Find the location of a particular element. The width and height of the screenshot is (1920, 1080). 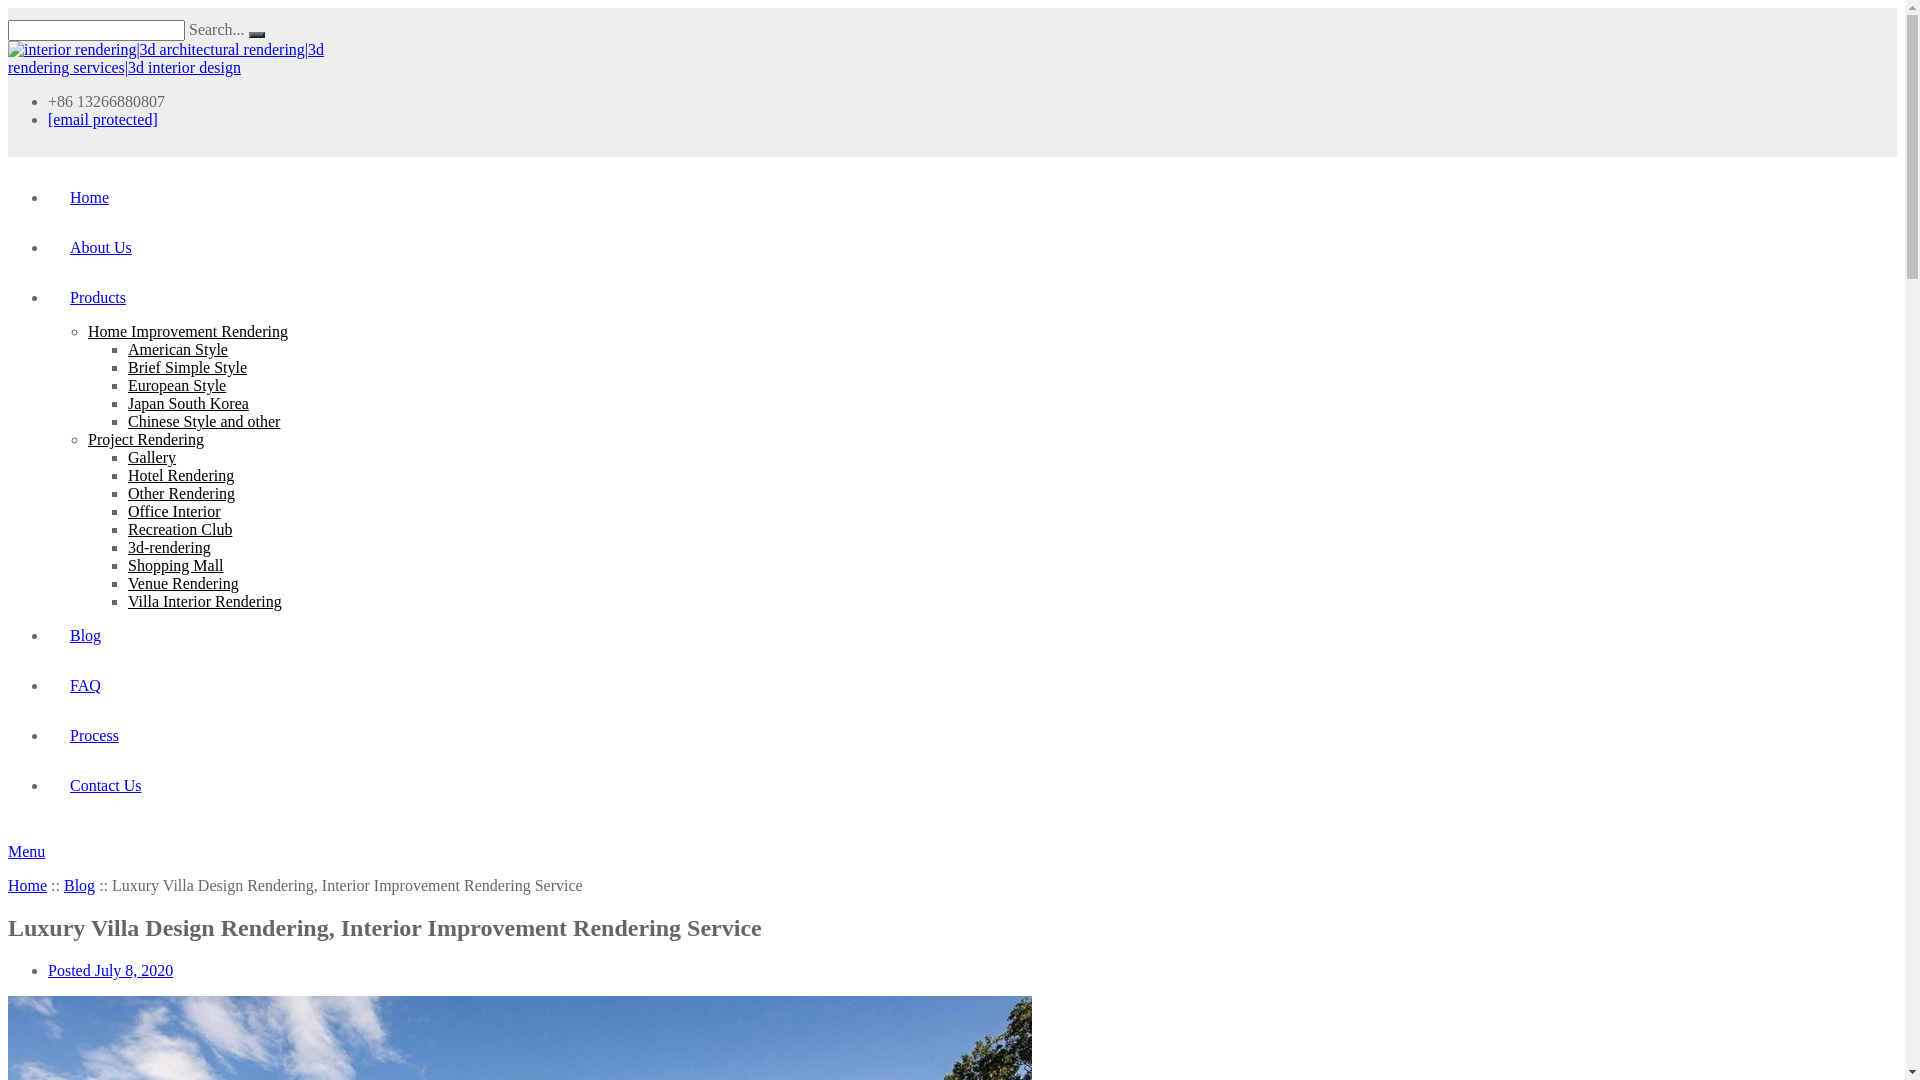

'American Style' is located at coordinates (177, 348).